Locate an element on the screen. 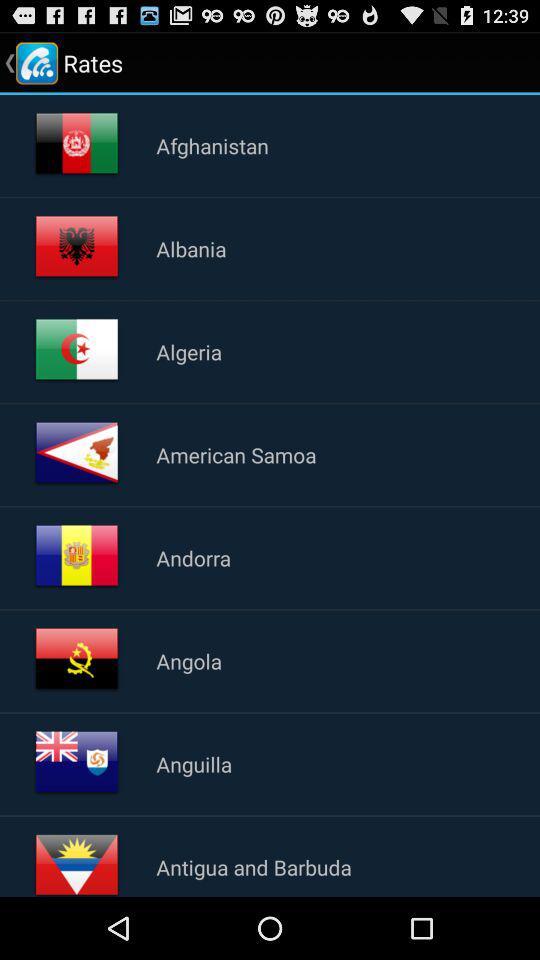 This screenshot has height=960, width=540. the item below algeria icon is located at coordinates (235, 454).